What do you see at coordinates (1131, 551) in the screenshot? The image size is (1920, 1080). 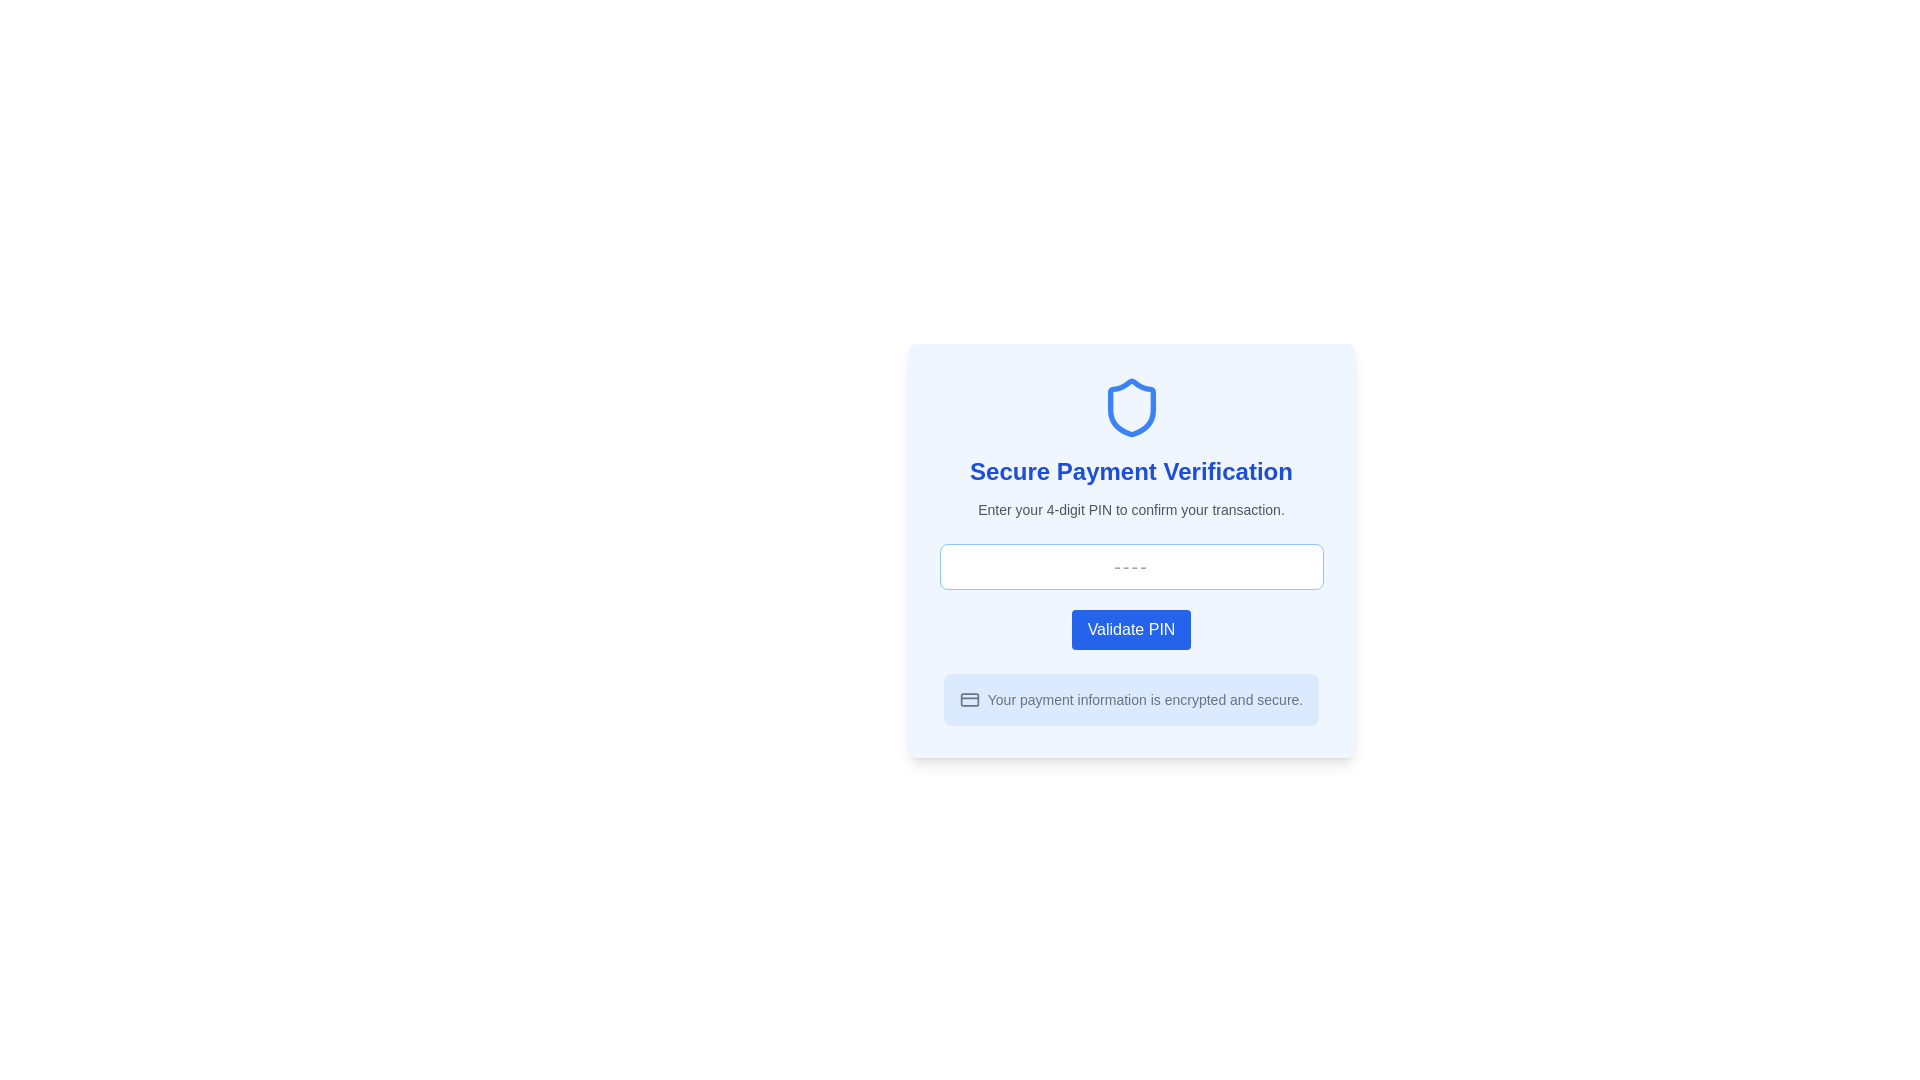 I see `the PIN input box located under the 'Secure Payment Verification' heading to focus for user input` at bounding box center [1131, 551].